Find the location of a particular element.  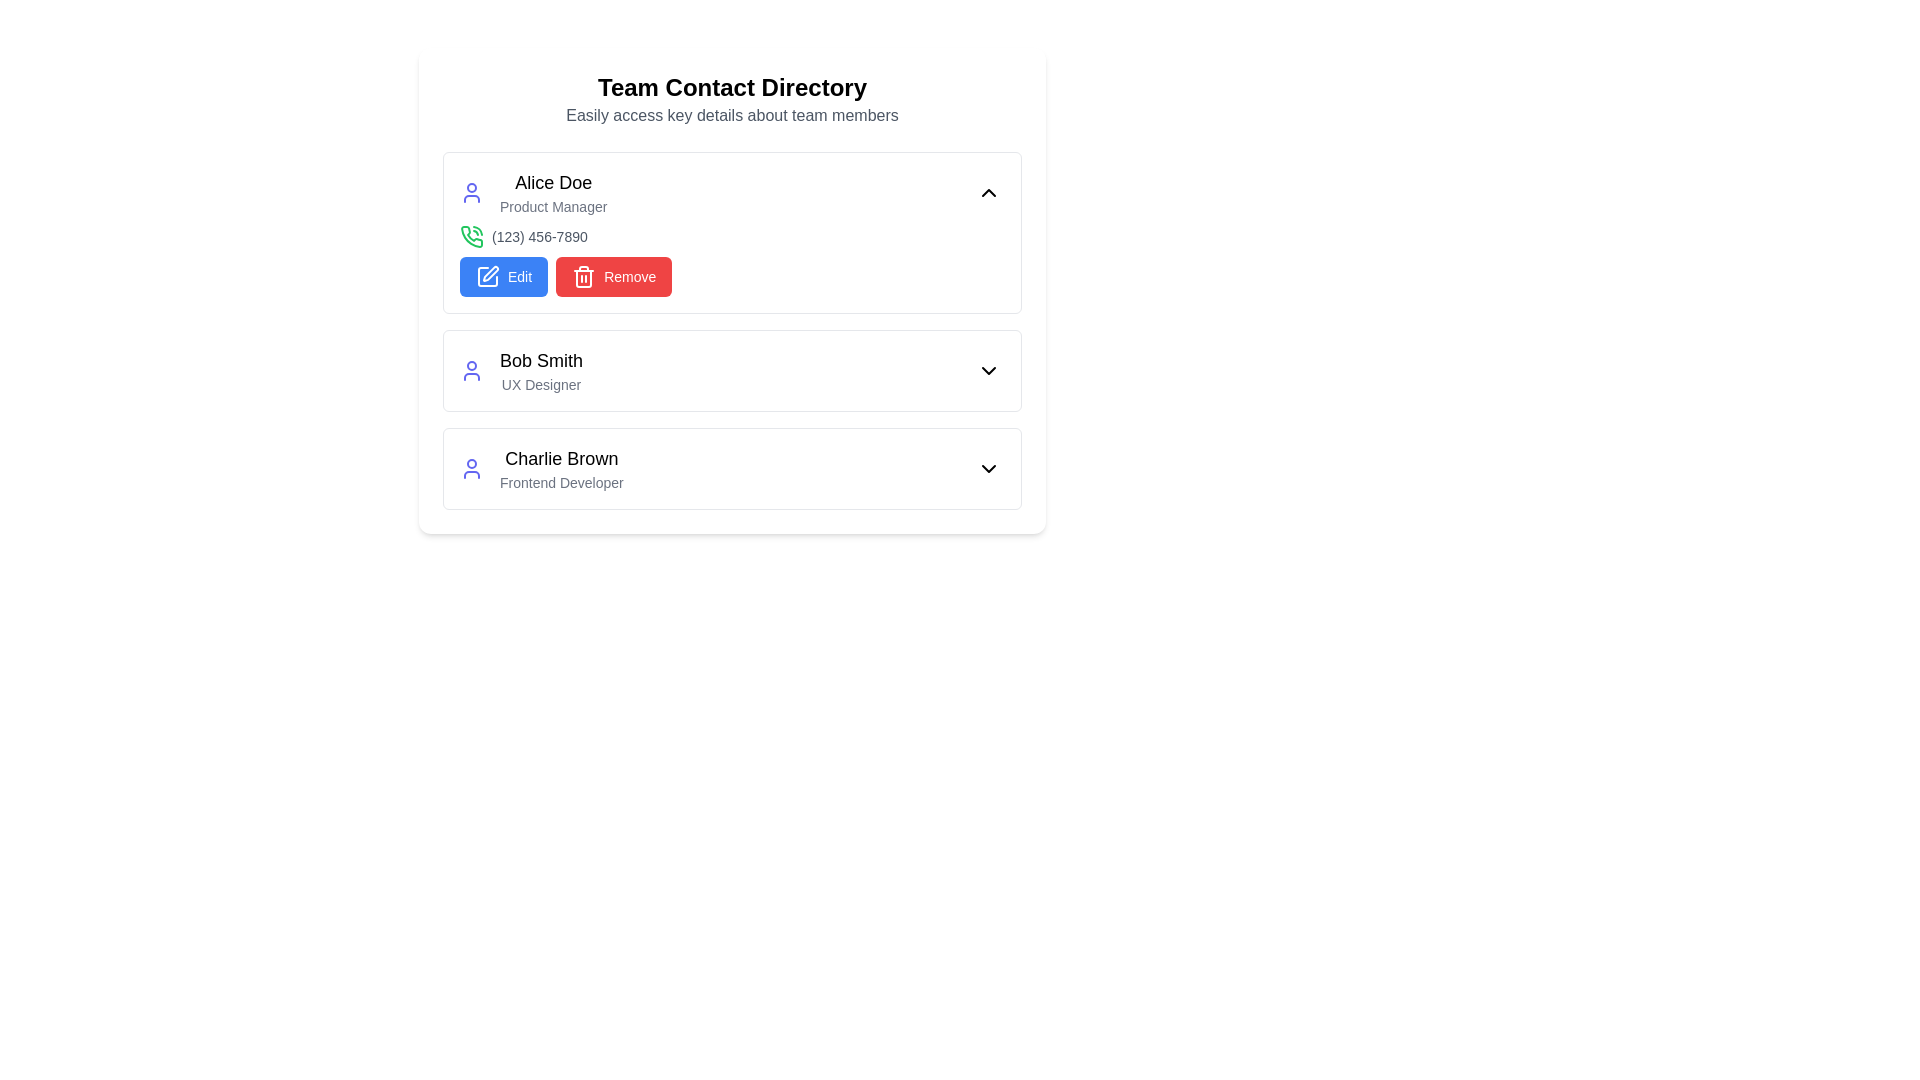

the delete icon located to the right of the 'Remove' button for the contact 'Alice Doe' is located at coordinates (583, 277).